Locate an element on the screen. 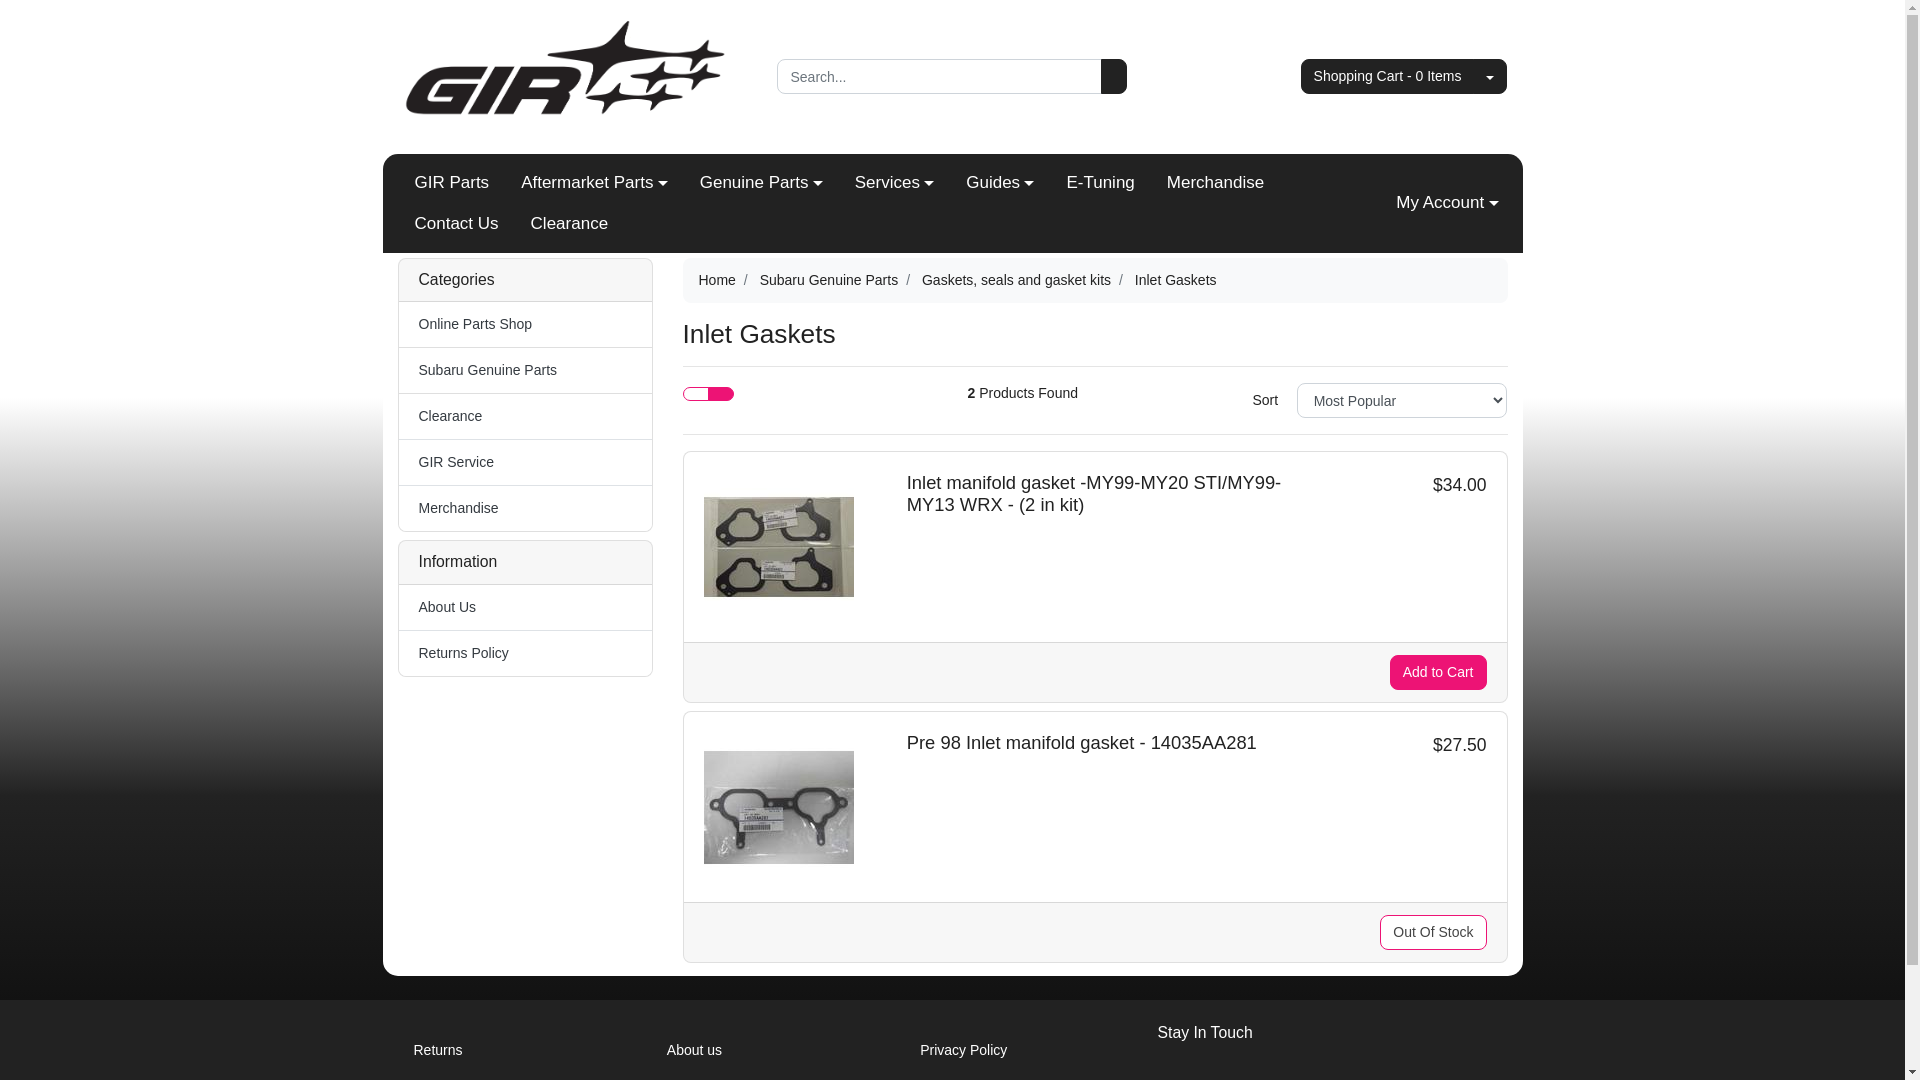 This screenshot has width=1920, height=1080. 'My Account' is located at coordinates (1446, 203).